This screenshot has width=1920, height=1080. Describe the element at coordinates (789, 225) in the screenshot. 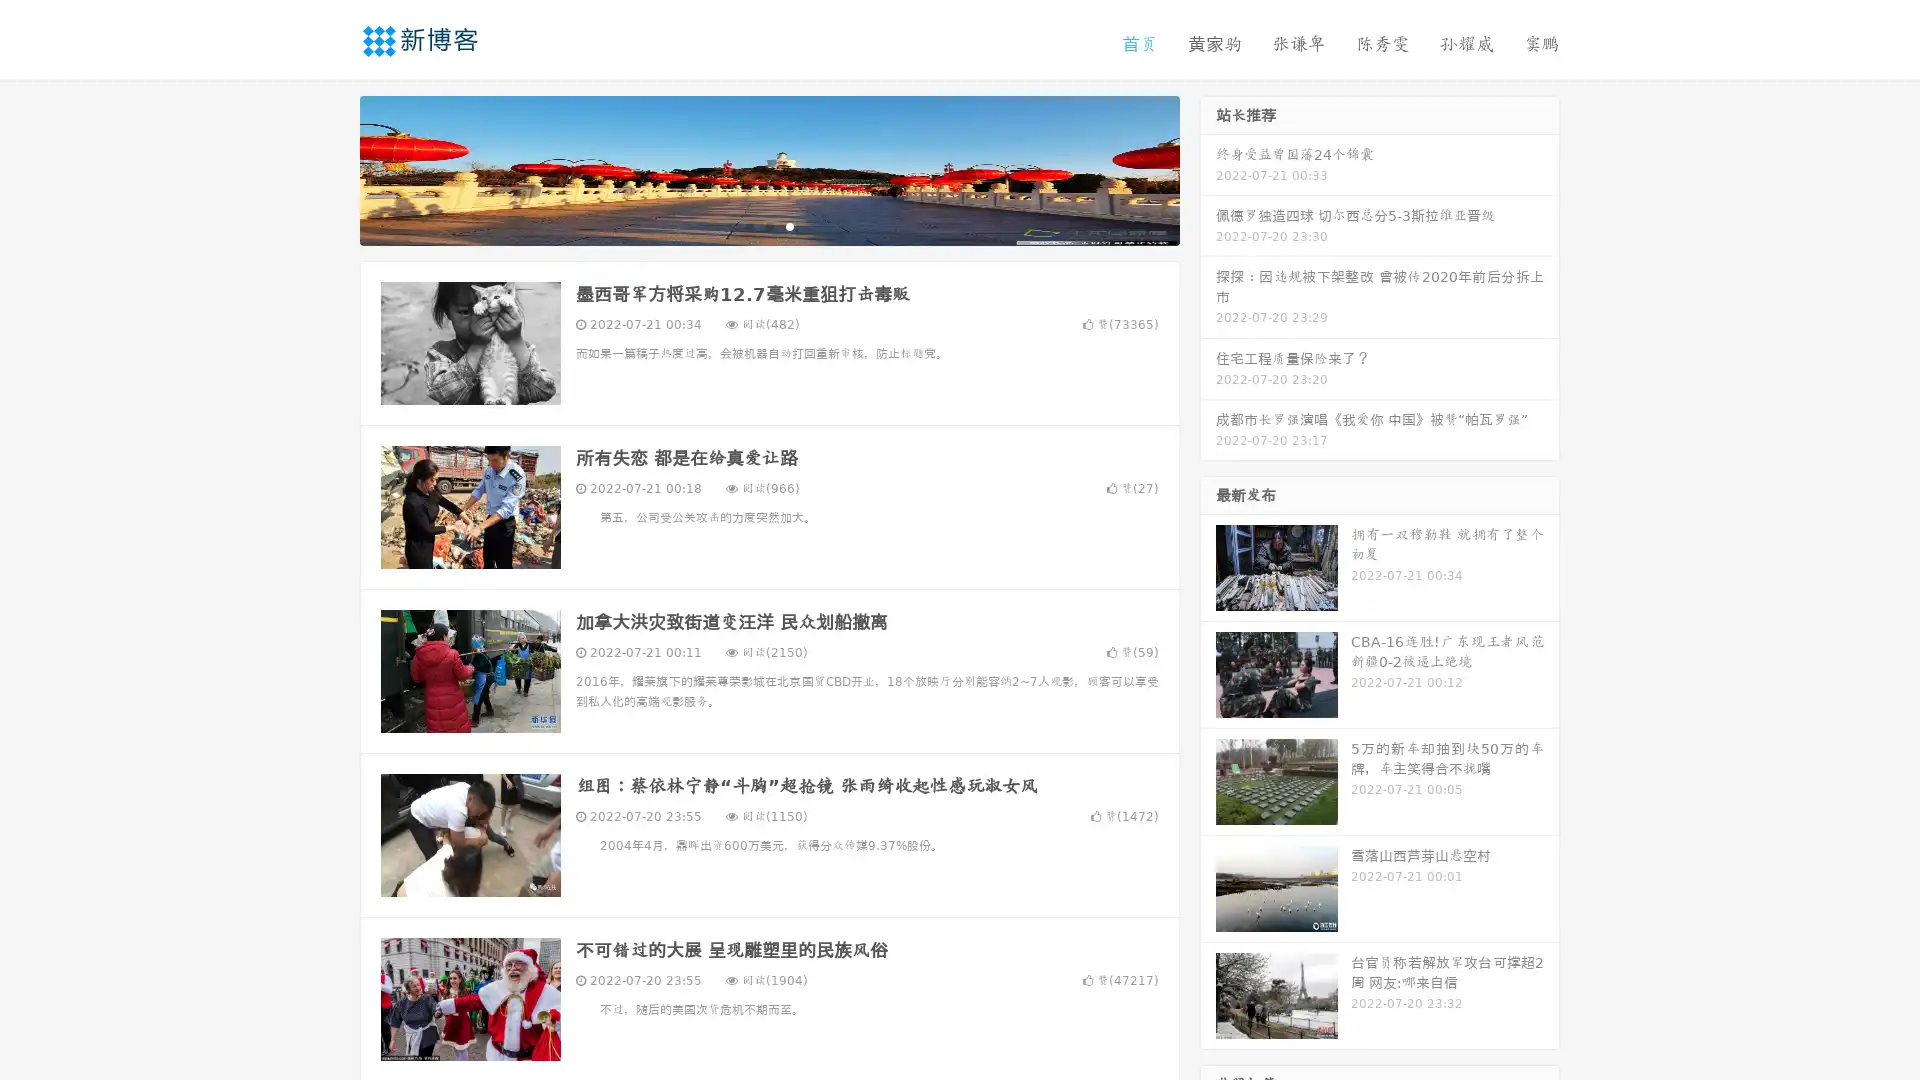

I see `Go to slide 3` at that location.